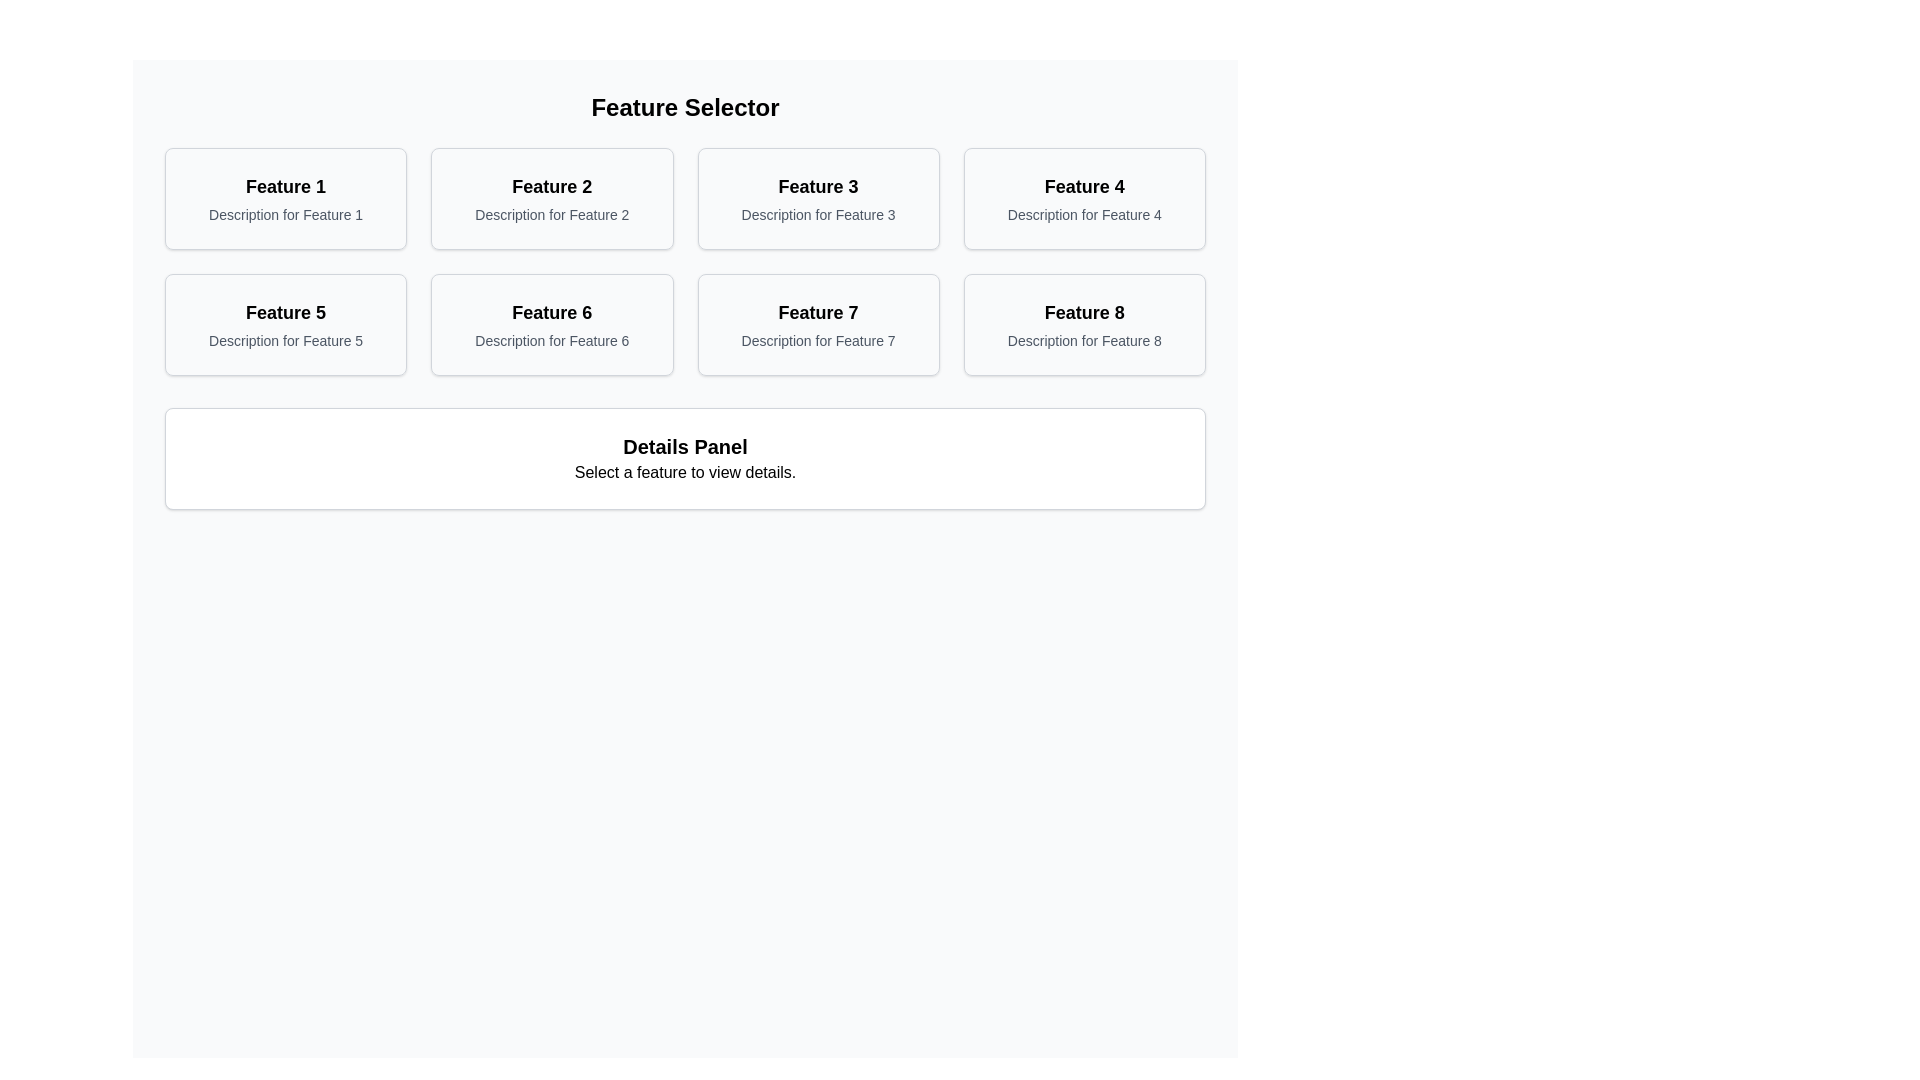 The image size is (1920, 1080). What do you see at coordinates (818, 215) in the screenshot?
I see `the text label providing additional information for 'Feature 3' located in the rightmost card of the top row` at bounding box center [818, 215].